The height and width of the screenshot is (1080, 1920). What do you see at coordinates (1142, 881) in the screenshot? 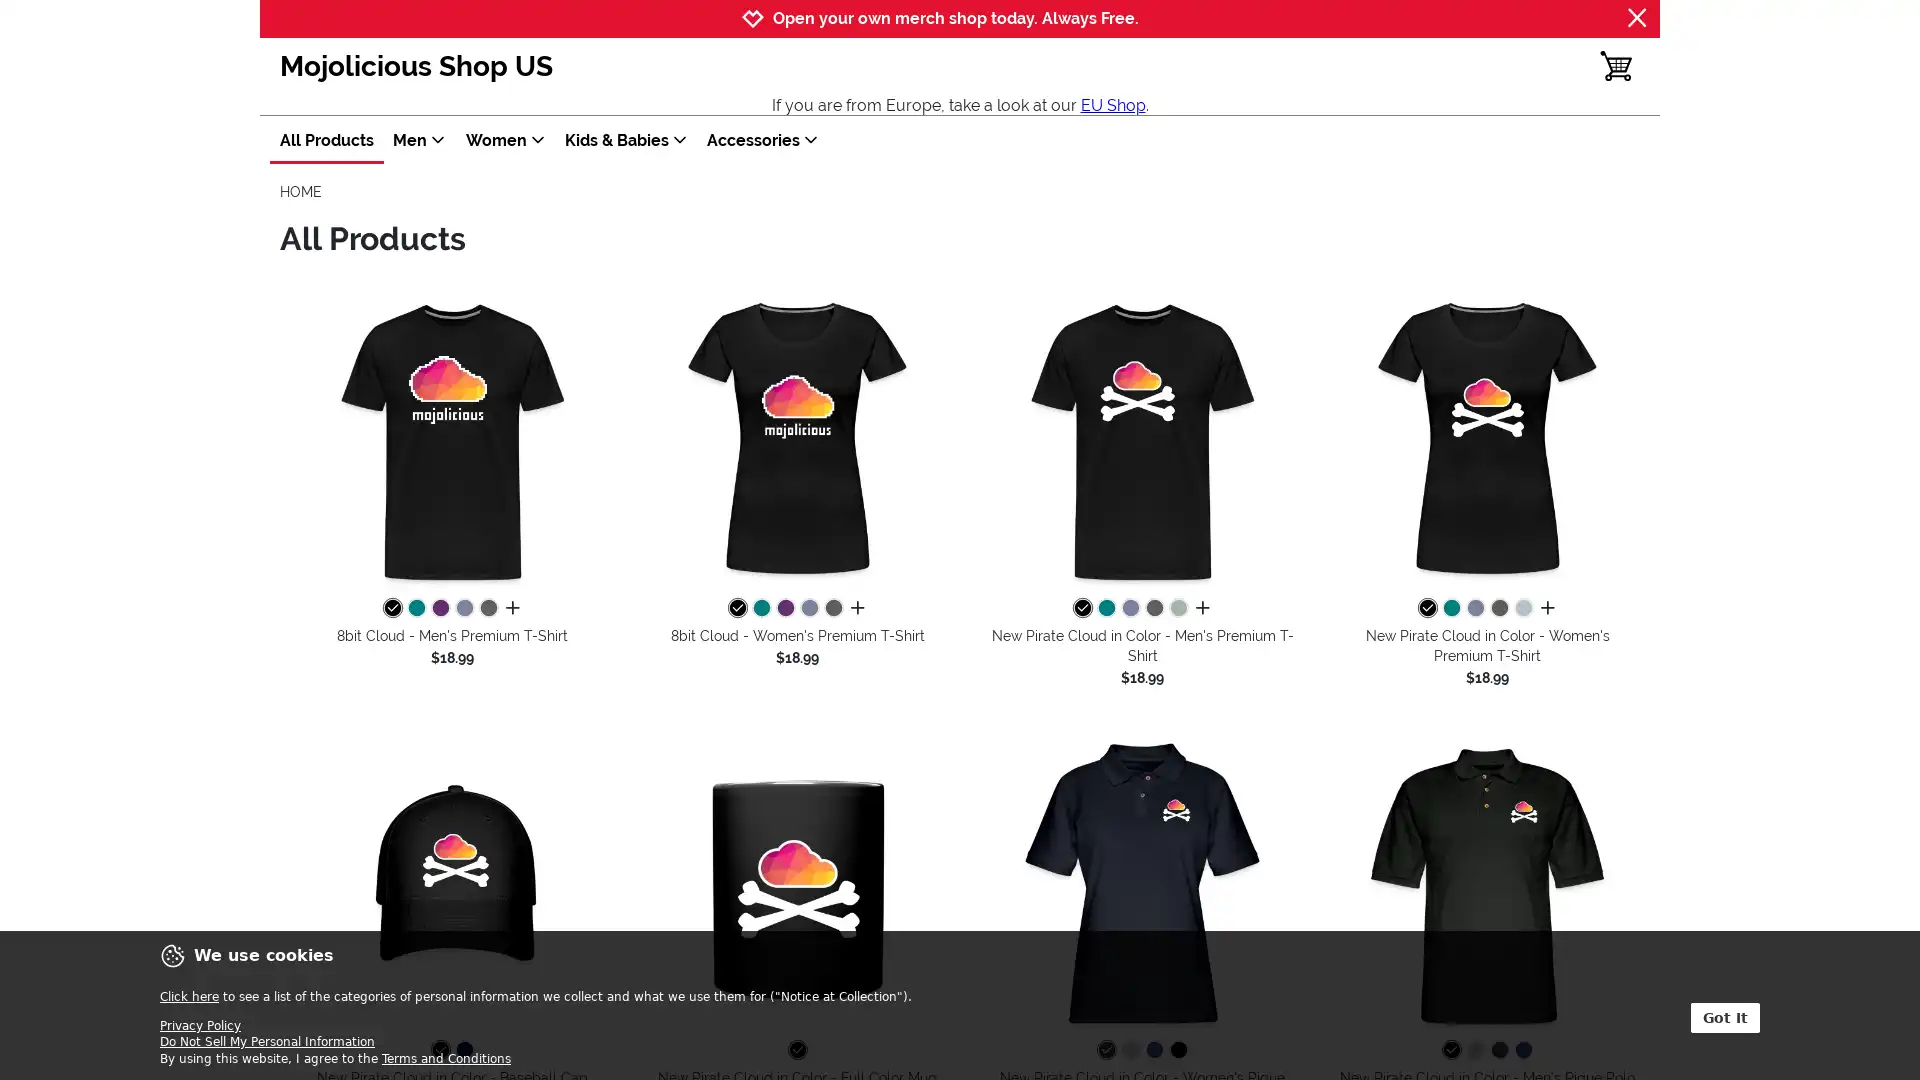
I see `New Pirate Cloud in Color - Women's Pique Polo Shirt` at bounding box center [1142, 881].